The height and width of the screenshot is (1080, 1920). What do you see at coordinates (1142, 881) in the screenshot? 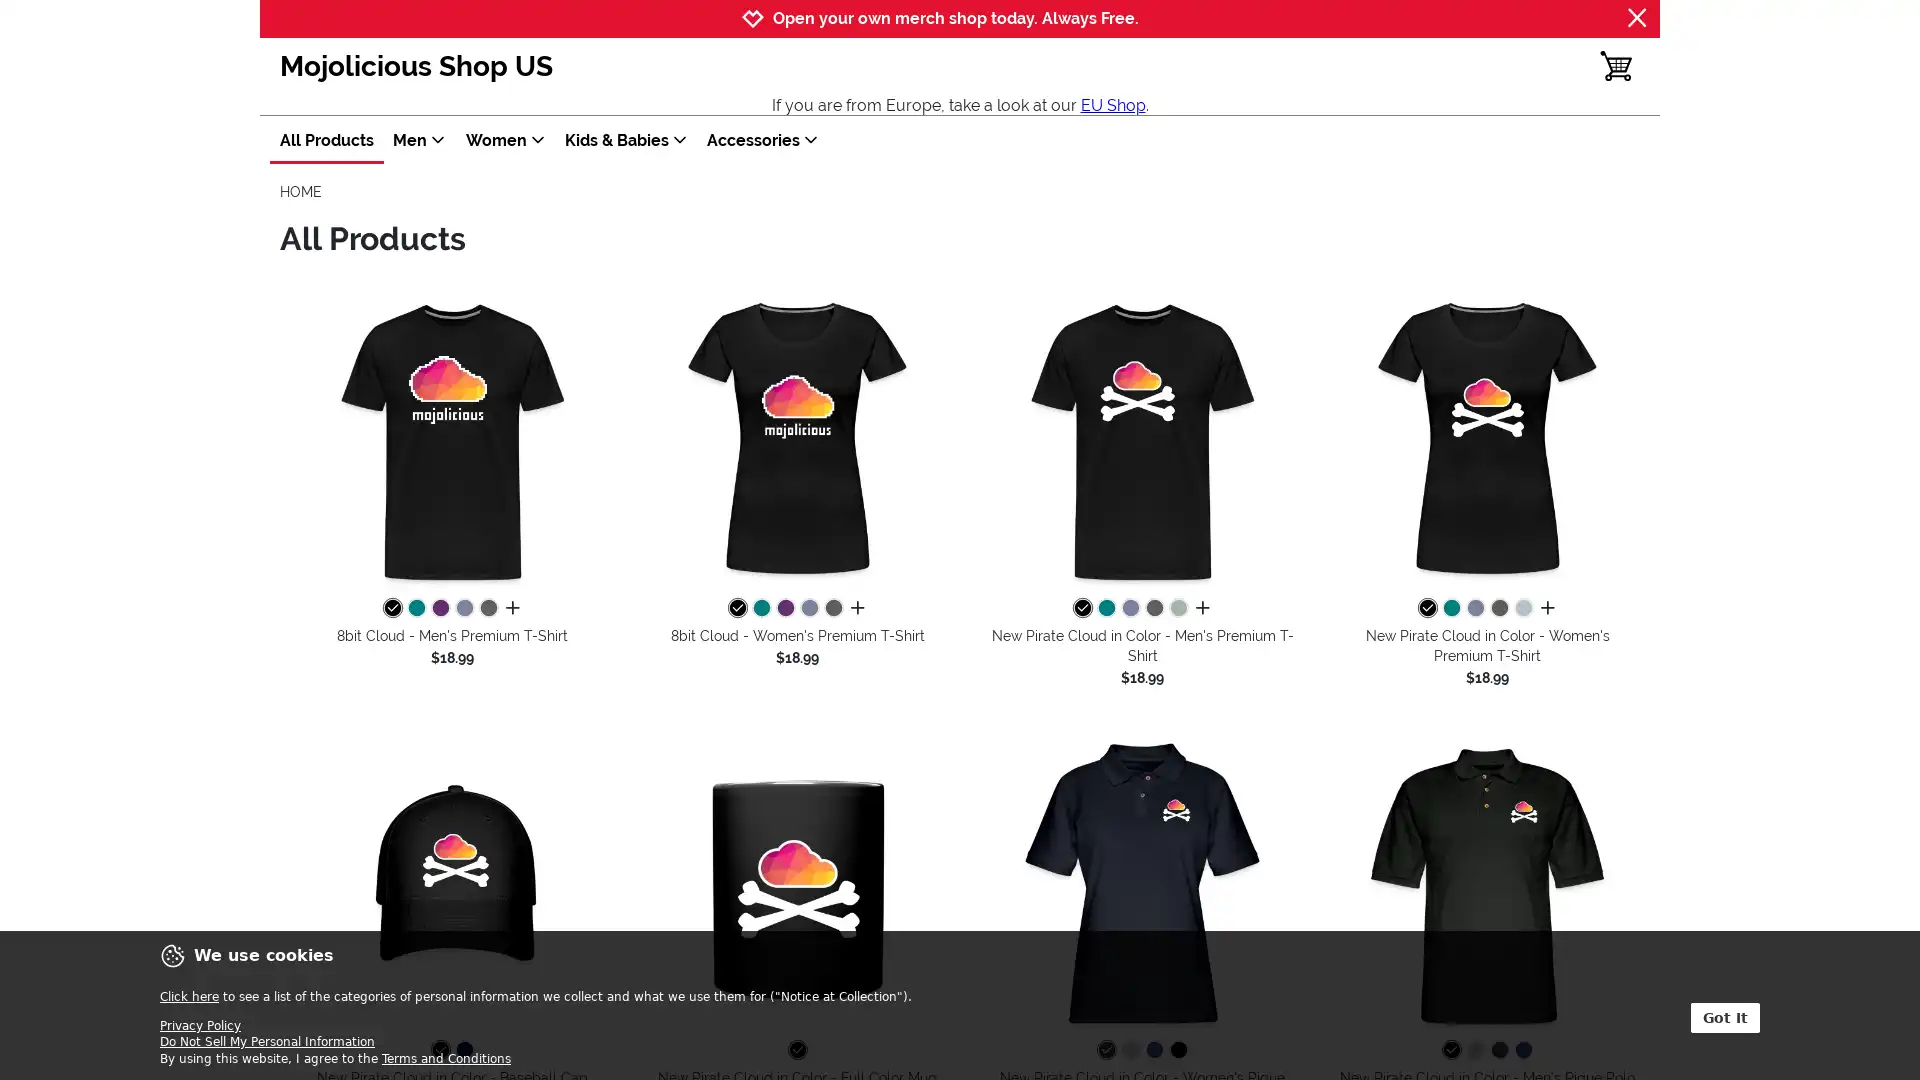
I see `New Pirate Cloud in Color - Women's Pique Polo Shirt` at bounding box center [1142, 881].